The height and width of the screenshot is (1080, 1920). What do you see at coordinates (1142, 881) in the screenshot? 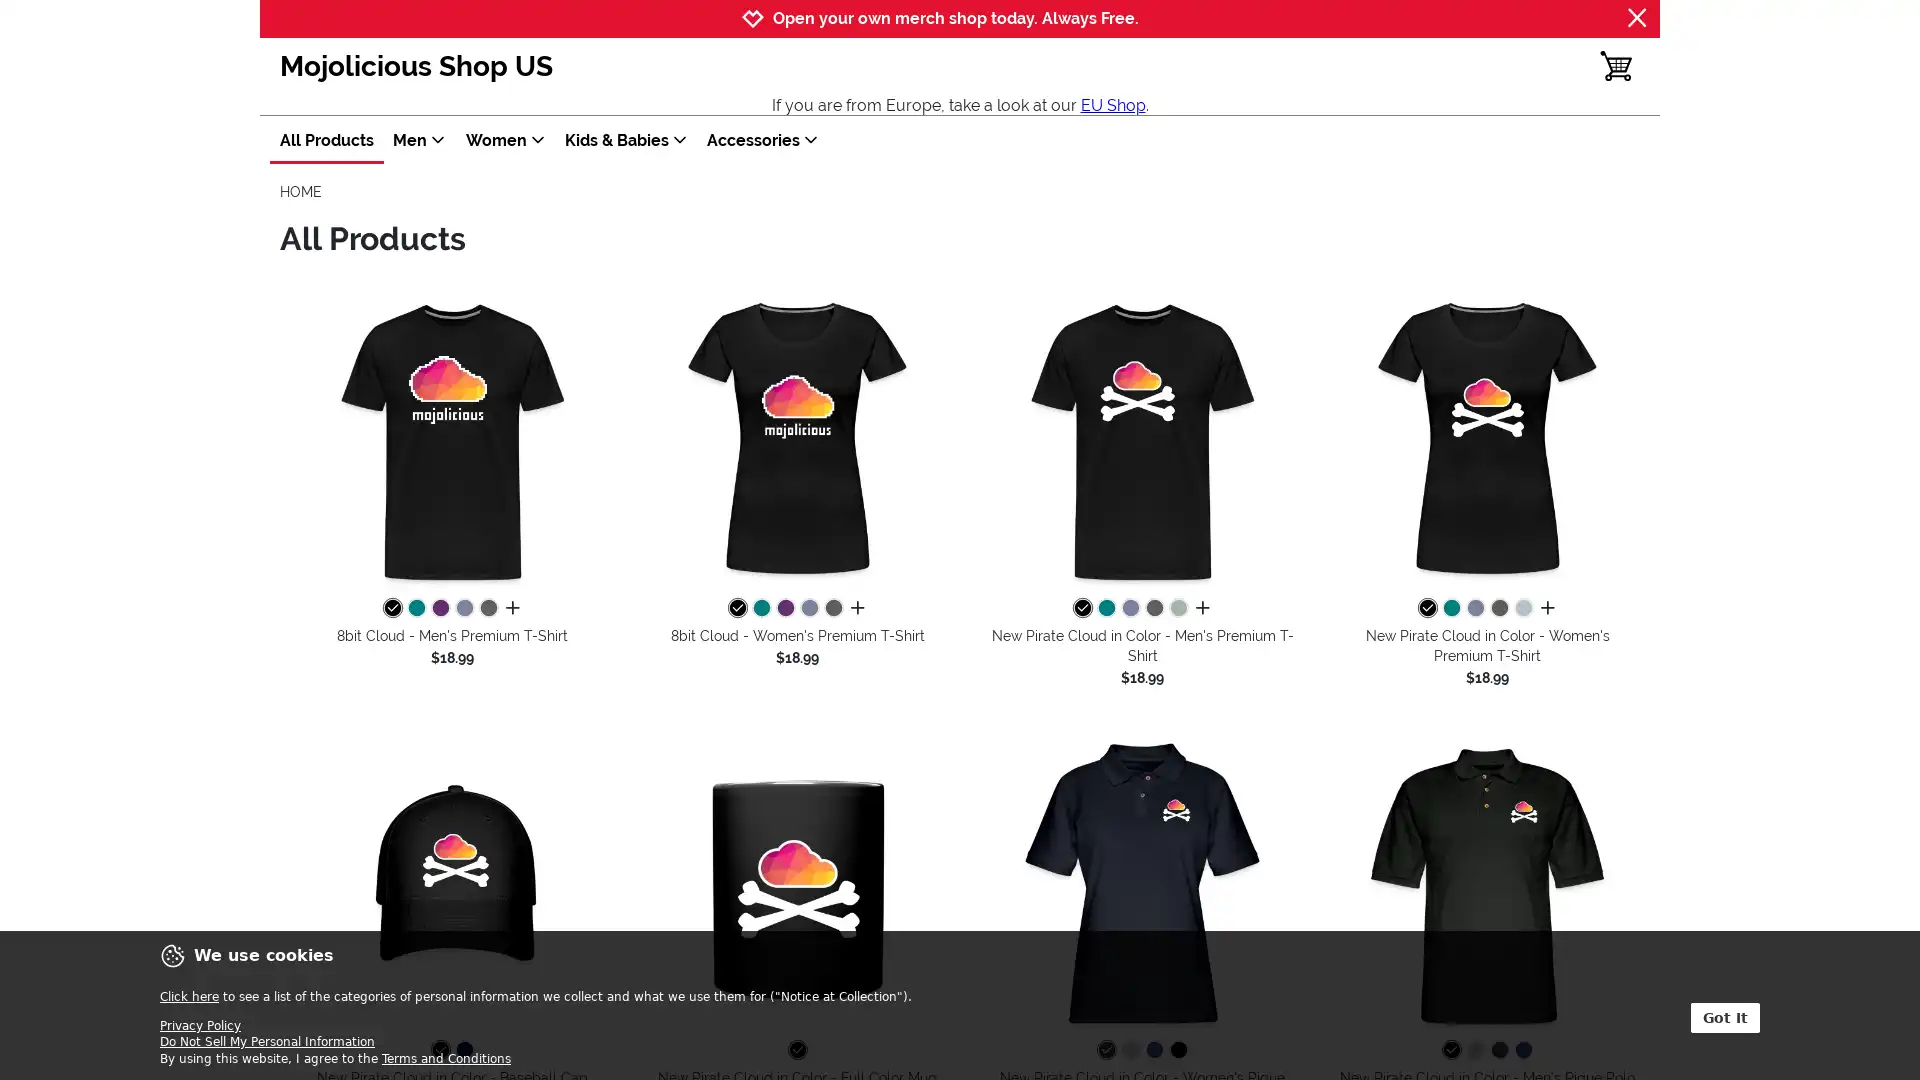
I see `New Pirate Cloud in Color - Women's Pique Polo Shirt` at bounding box center [1142, 881].